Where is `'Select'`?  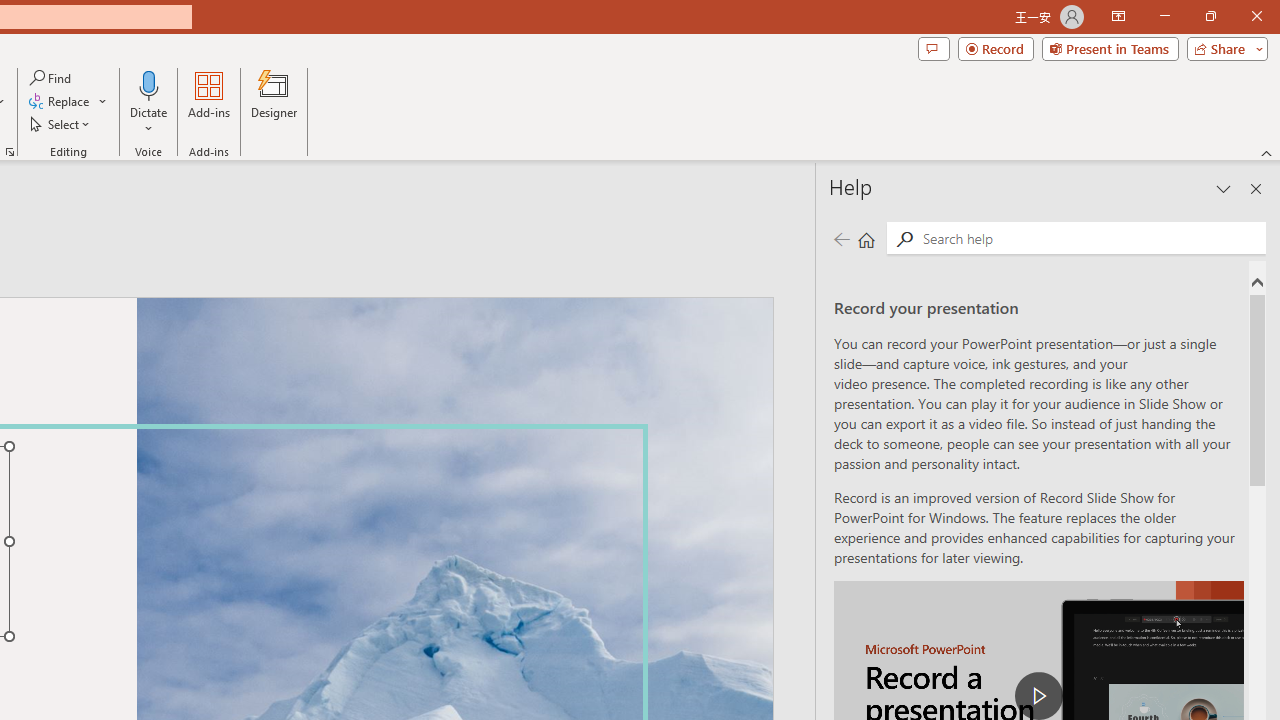 'Select' is located at coordinates (61, 124).